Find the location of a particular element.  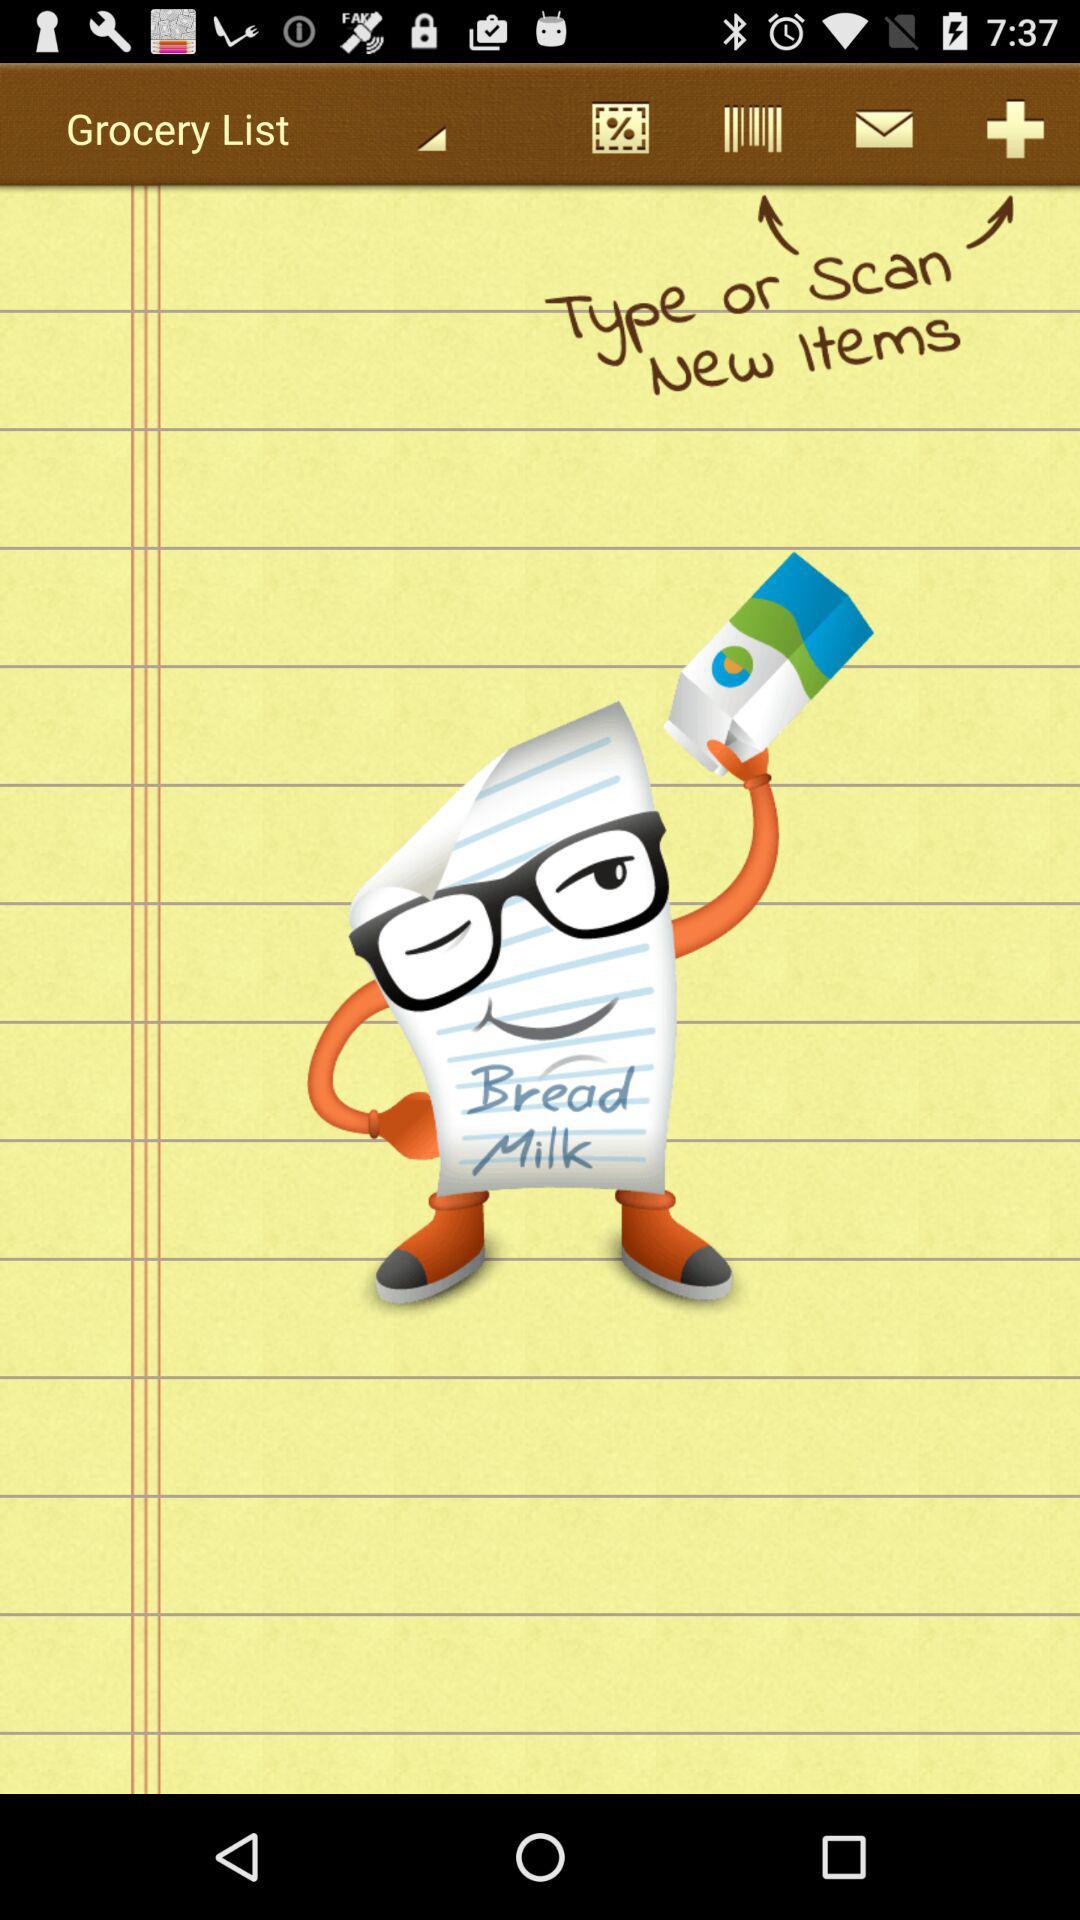

the email icon is located at coordinates (882, 136).